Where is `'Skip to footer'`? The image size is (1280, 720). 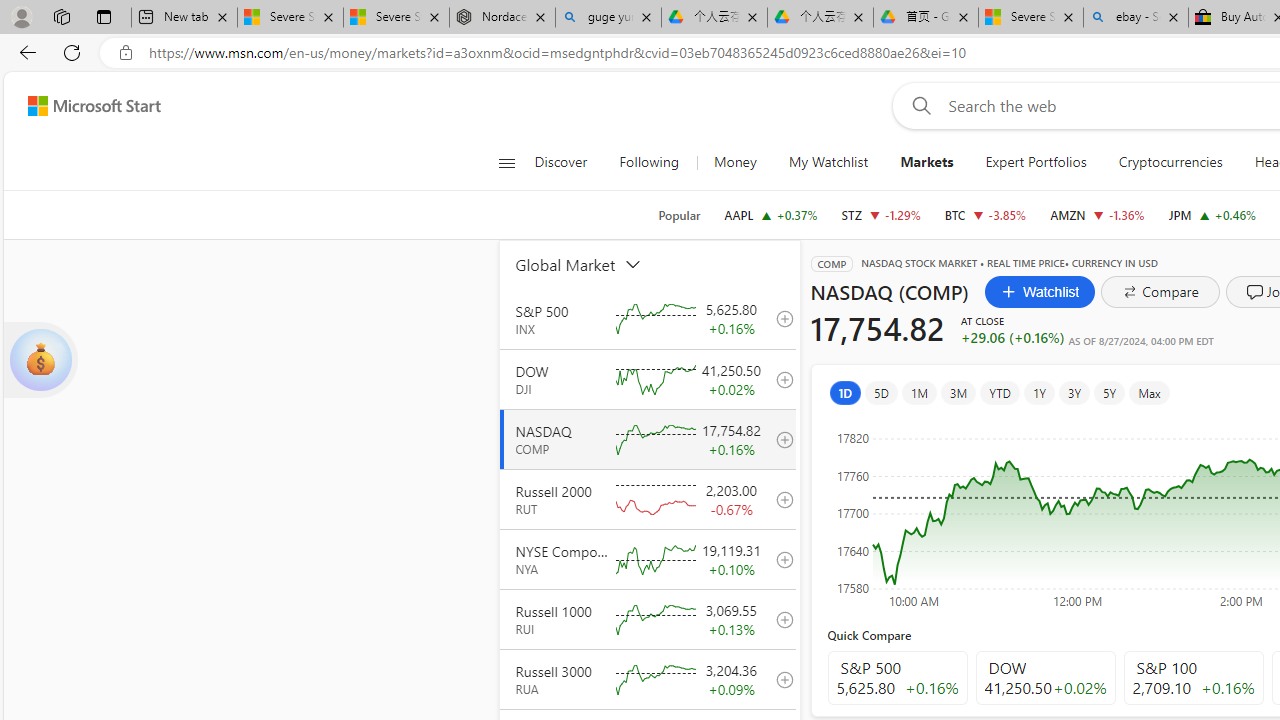 'Skip to footer' is located at coordinates (81, 105).